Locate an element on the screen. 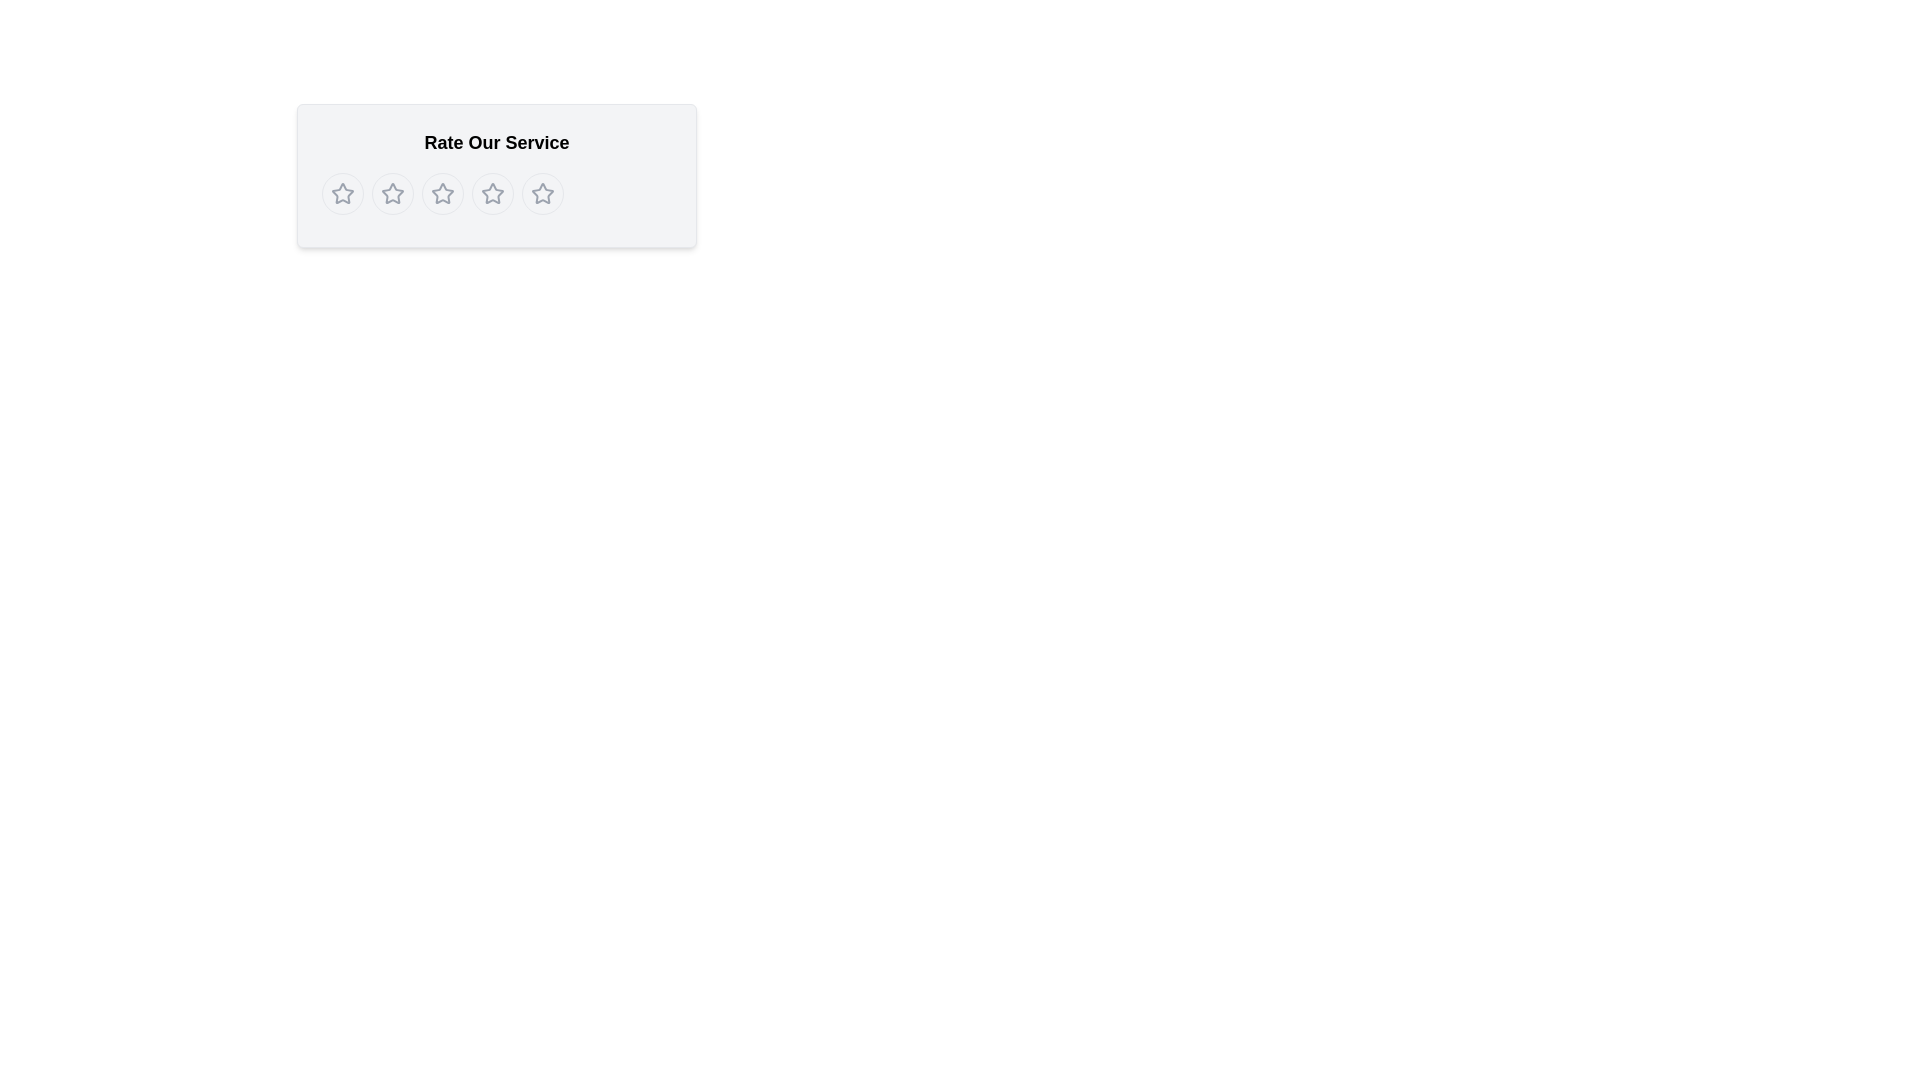 The height and width of the screenshot is (1080, 1920). the Rating star icon is located at coordinates (342, 193).